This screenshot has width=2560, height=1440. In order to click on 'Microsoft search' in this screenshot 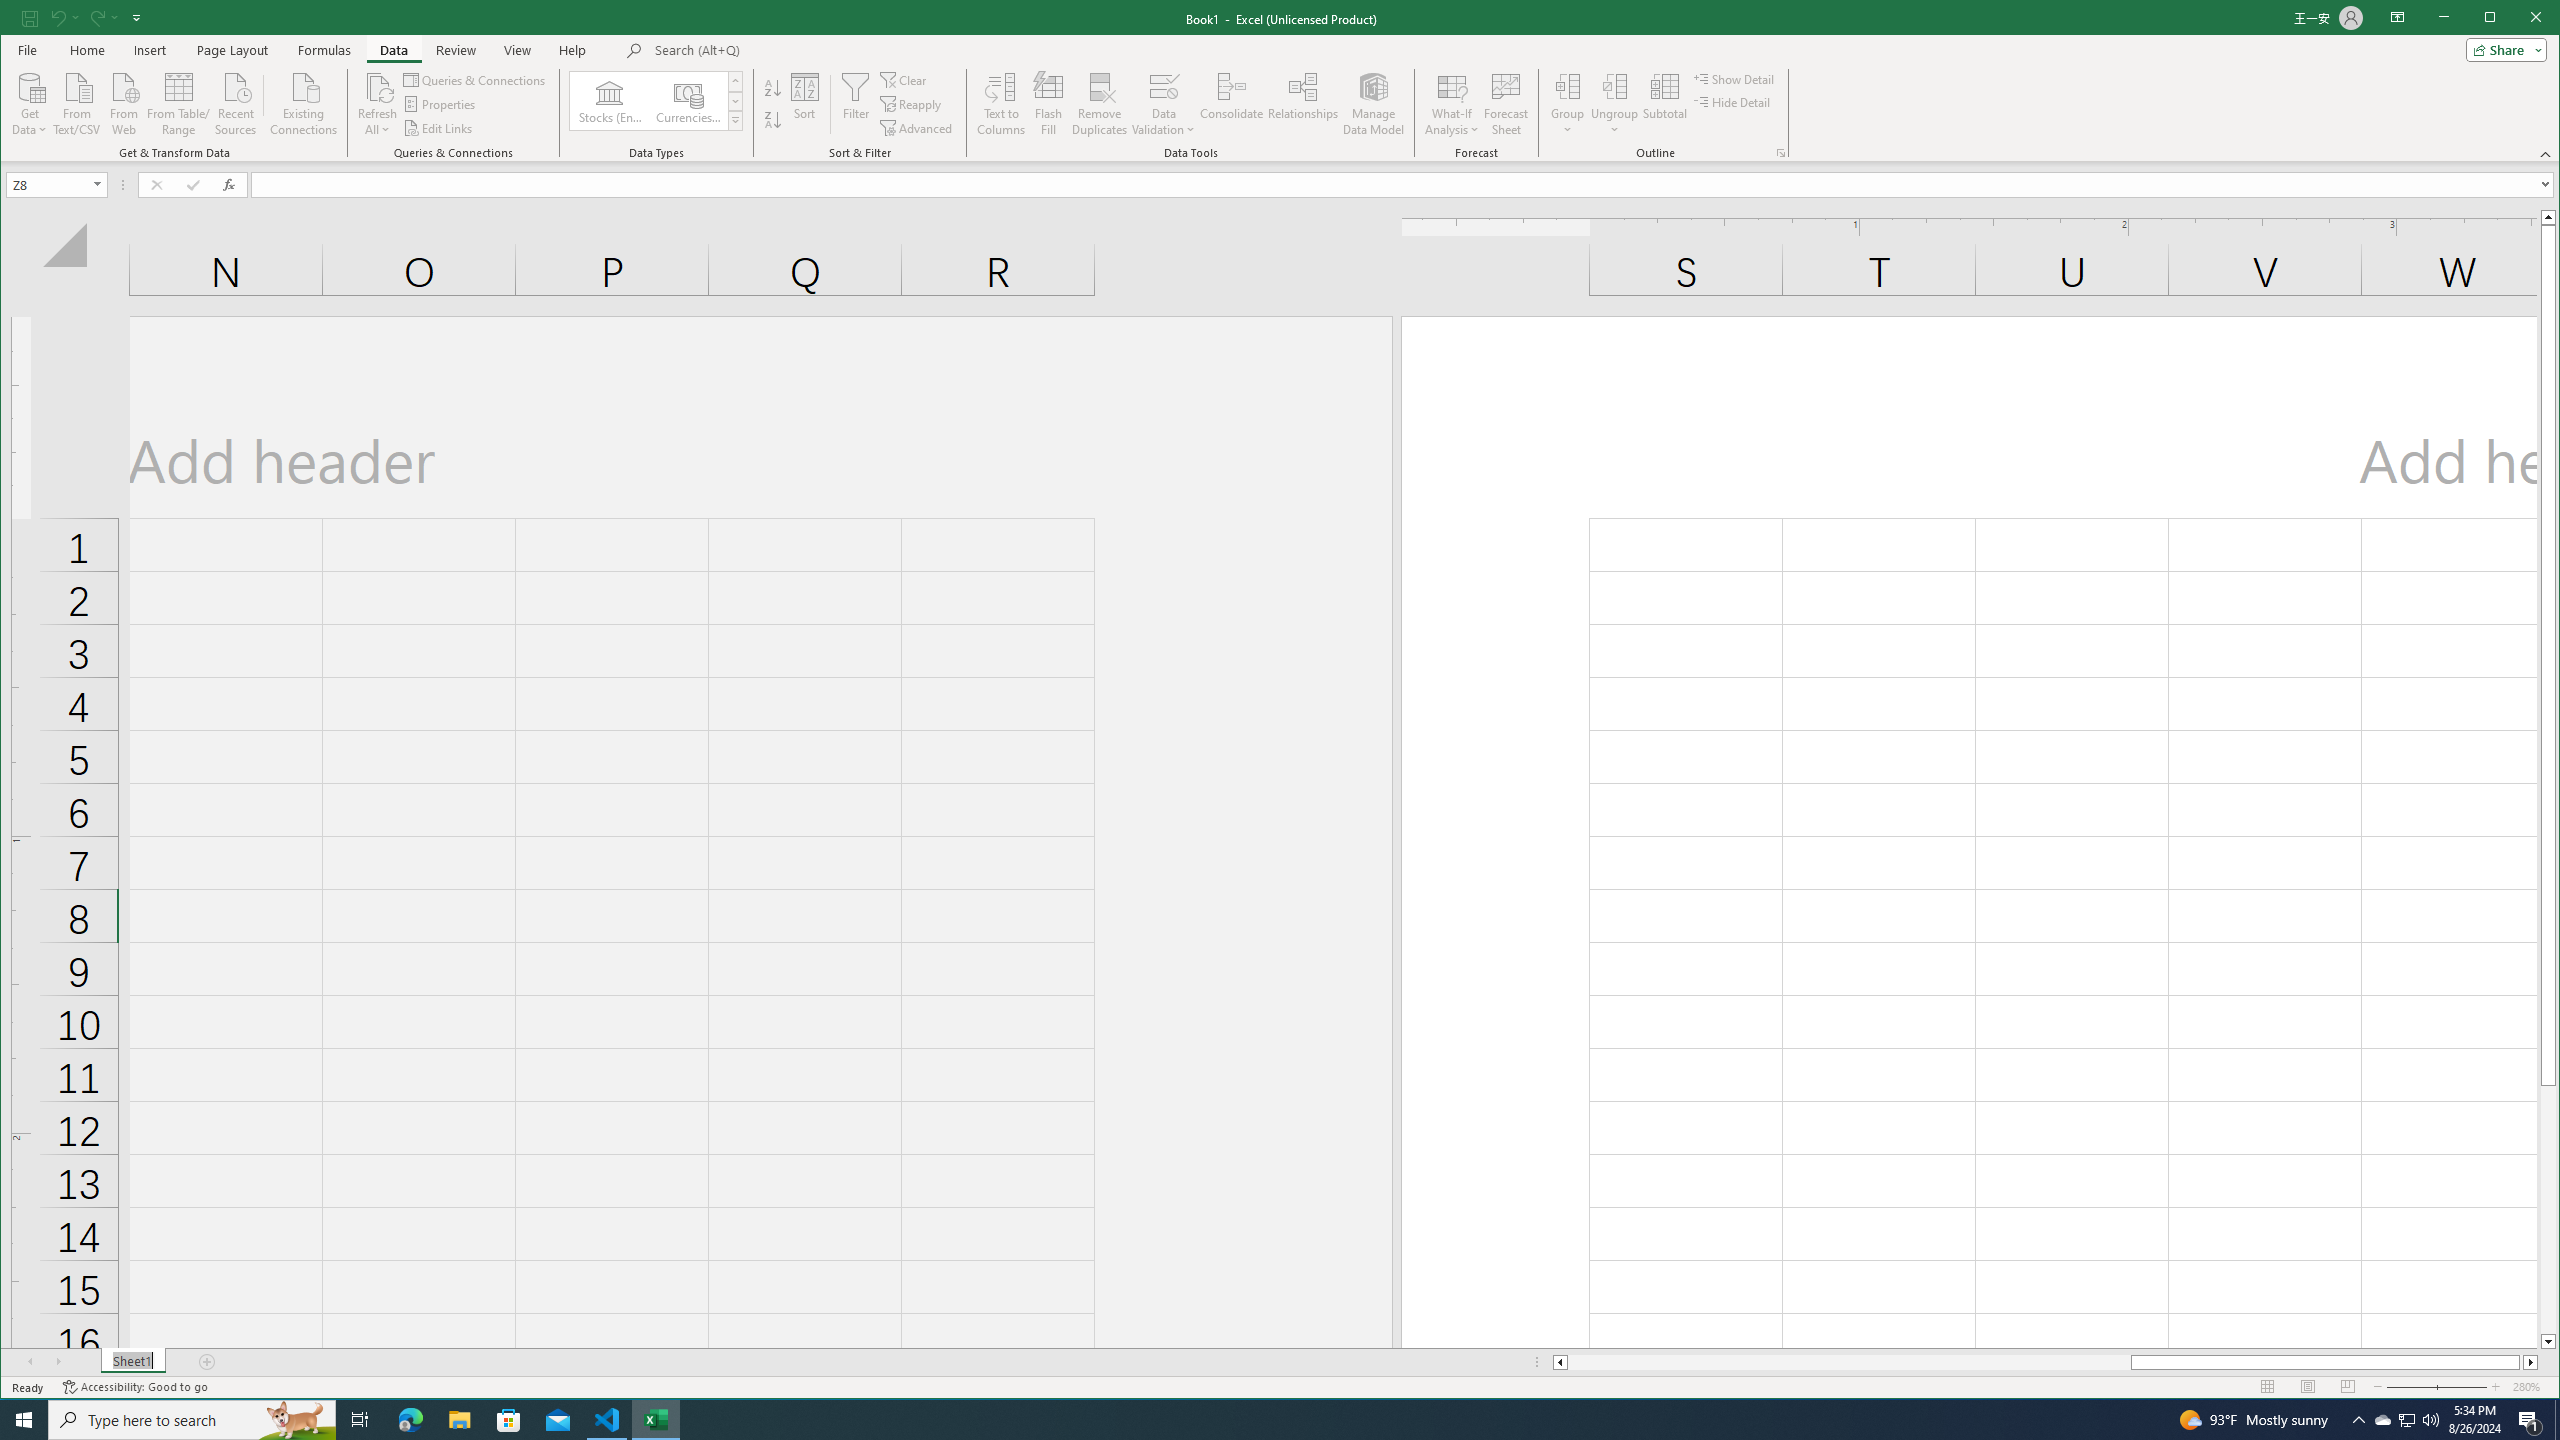, I will do `click(792, 49)`.